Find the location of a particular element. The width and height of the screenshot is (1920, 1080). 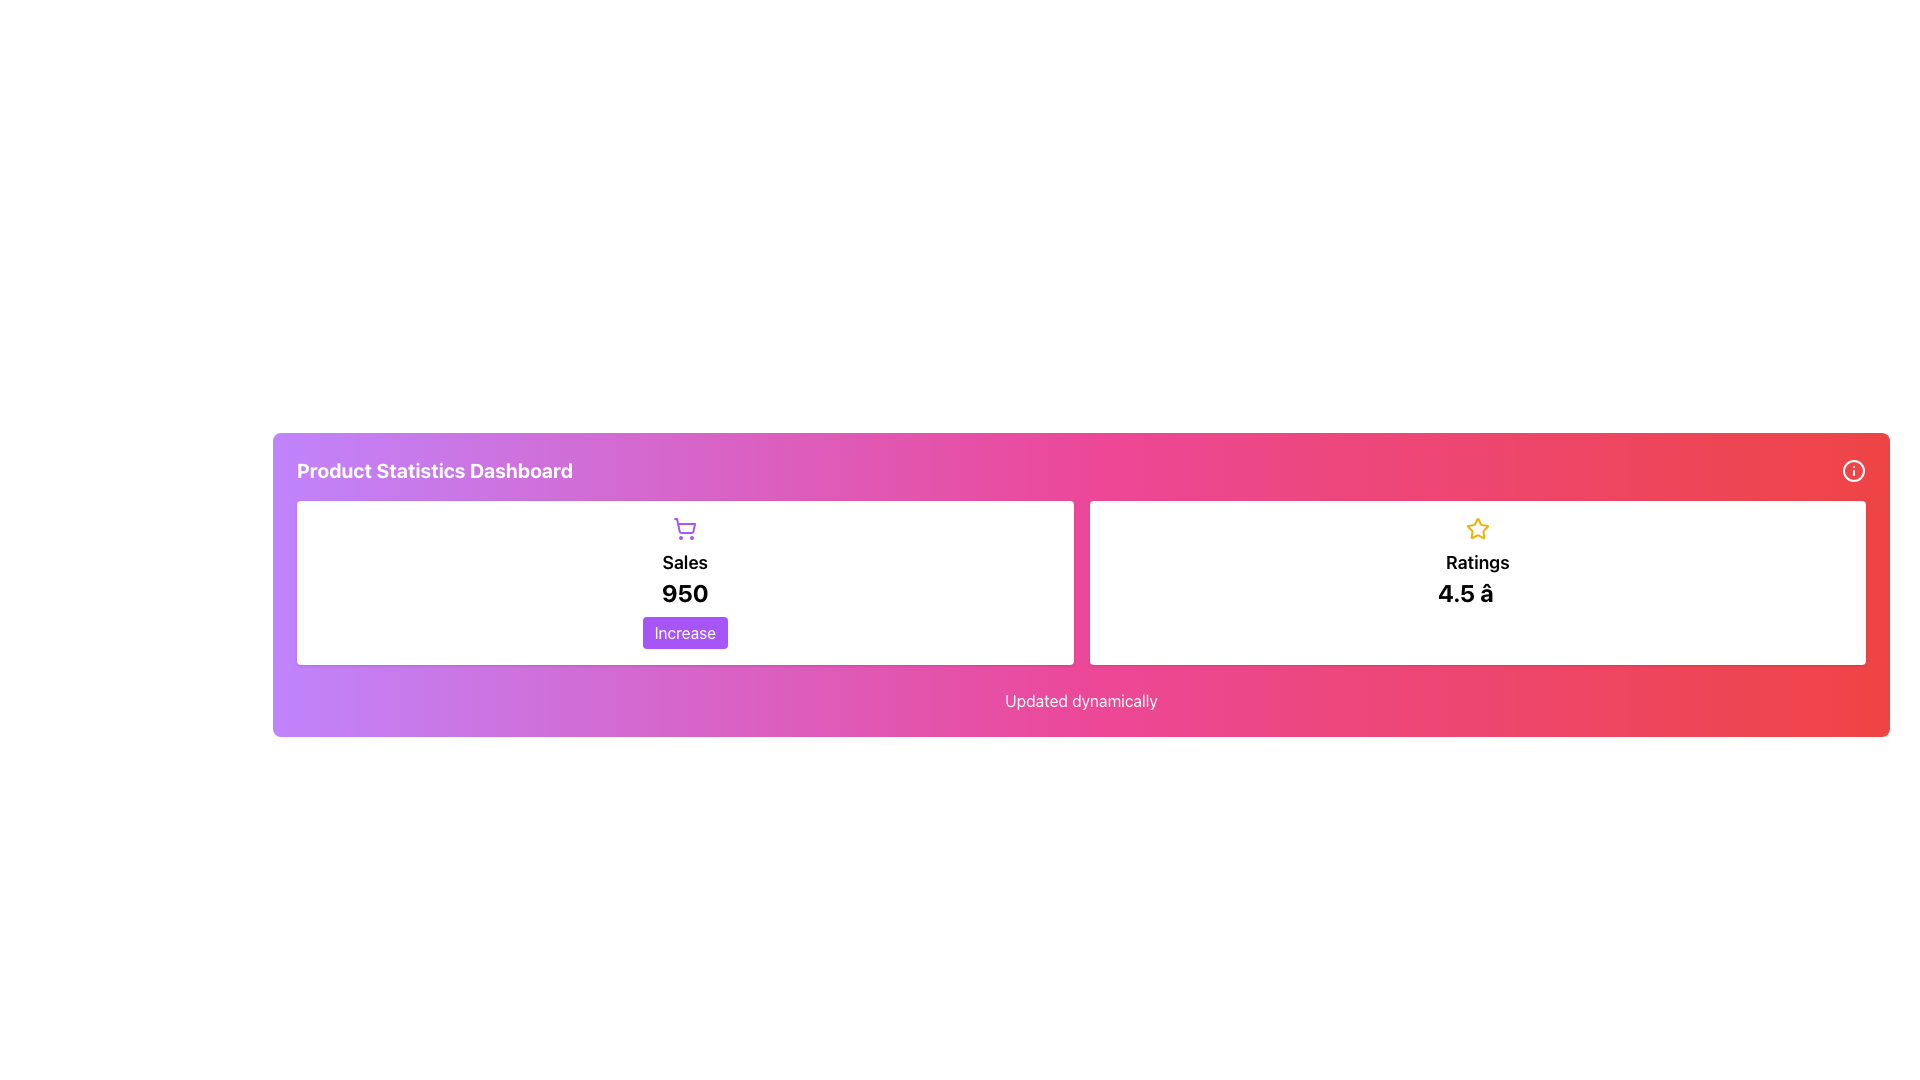

the information icon is located at coordinates (1852, 470).